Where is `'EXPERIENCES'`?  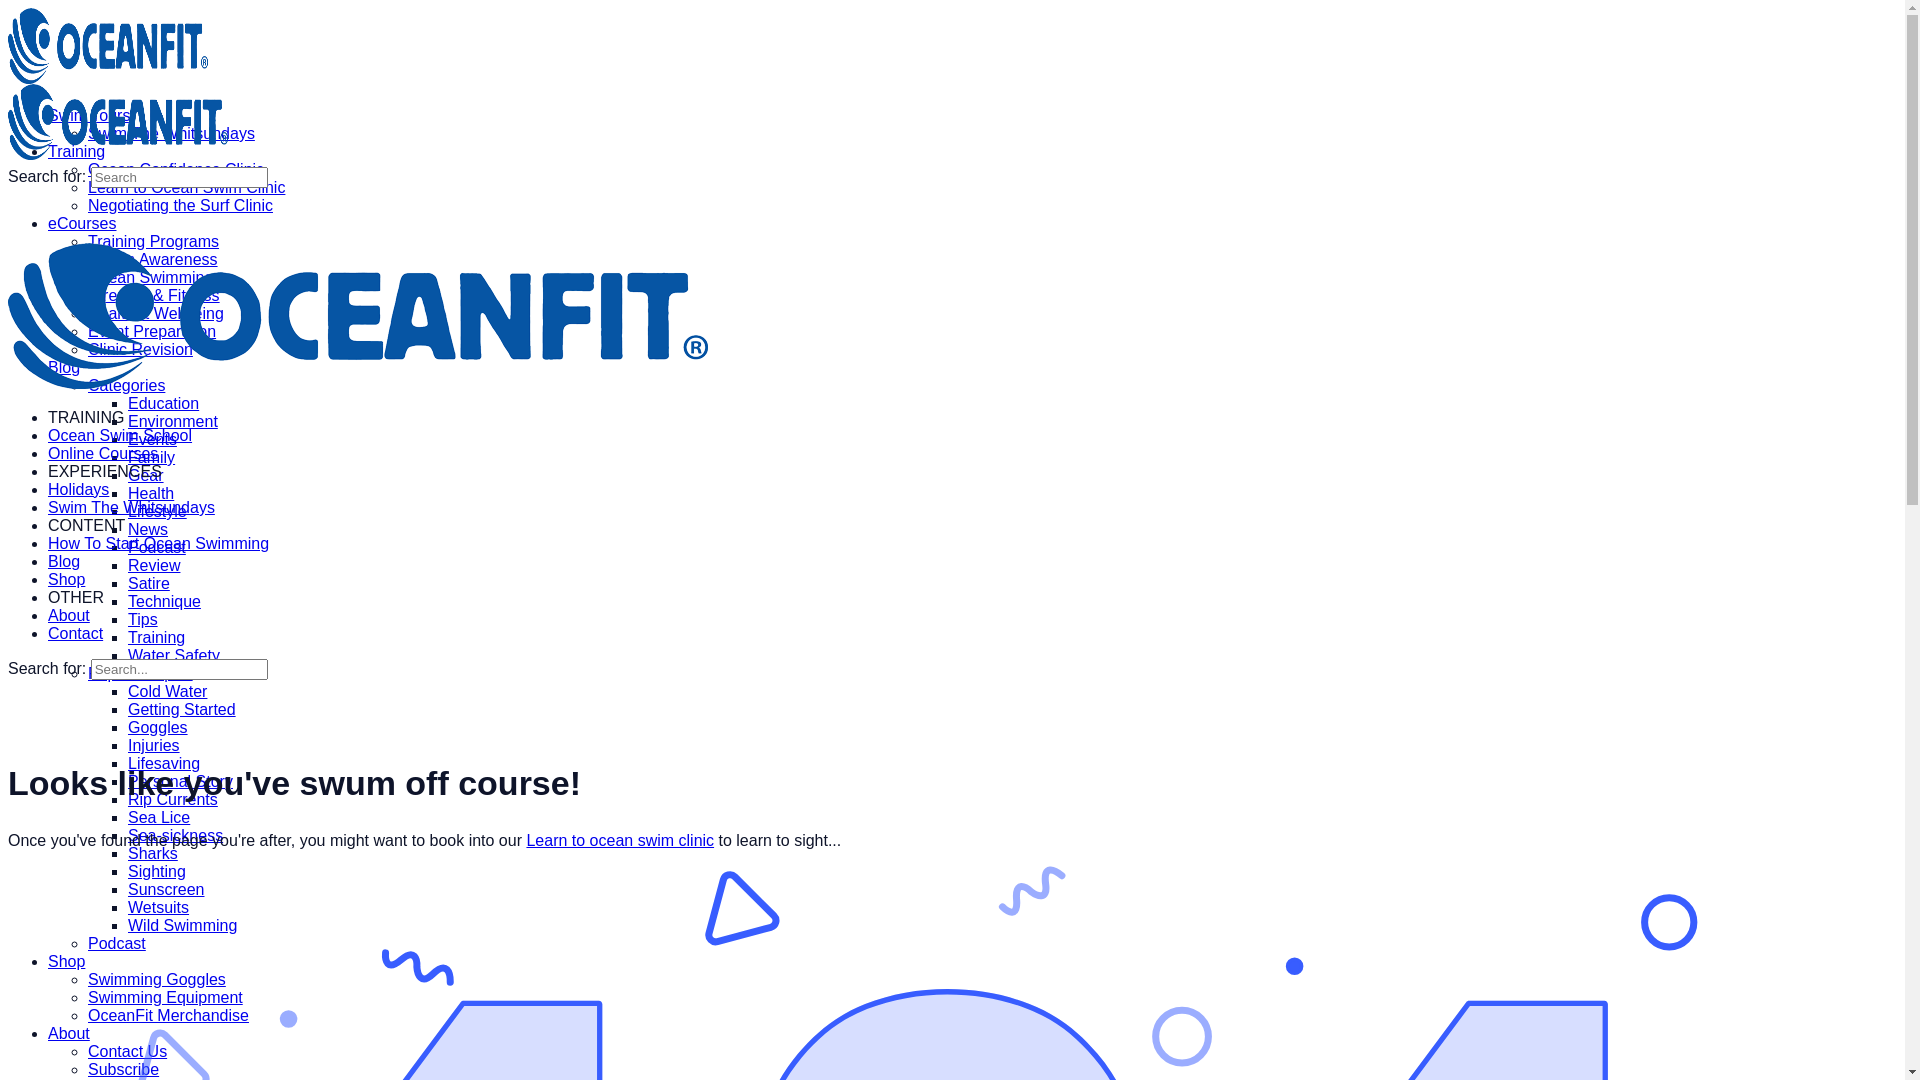 'EXPERIENCES' is located at coordinates (104, 471).